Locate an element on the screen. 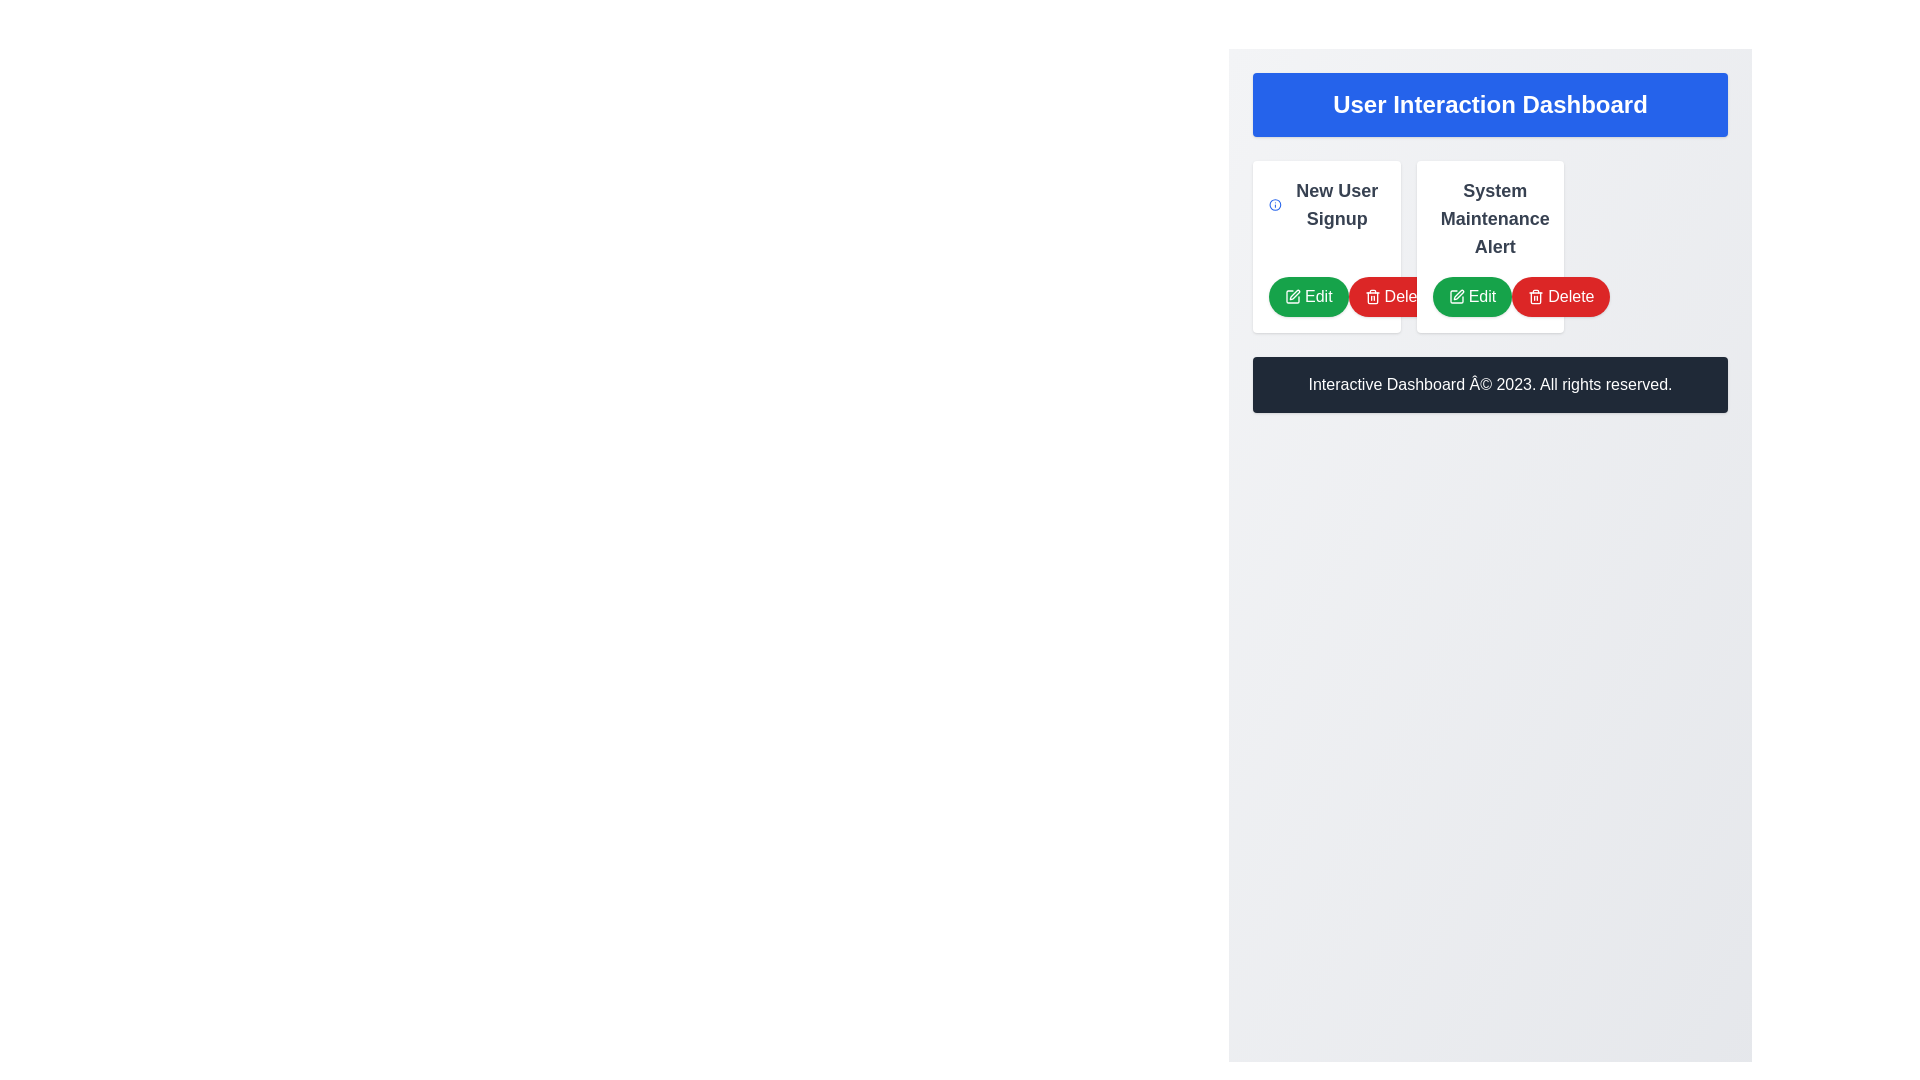 Image resolution: width=1920 pixels, height=1080 pixels. the 'Delete' button is located at coordinates (1560, 297).